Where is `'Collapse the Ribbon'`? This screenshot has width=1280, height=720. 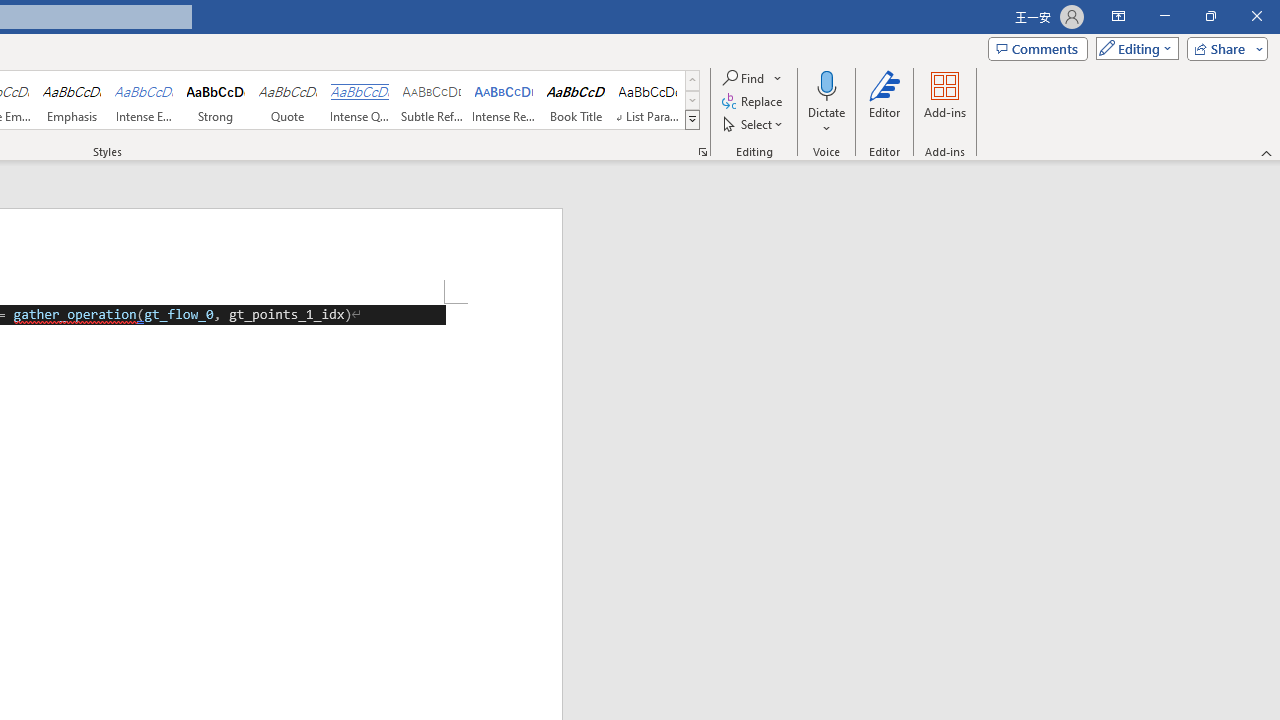 'Collapse the Ribbon' is located at coordinates (1266, 152).